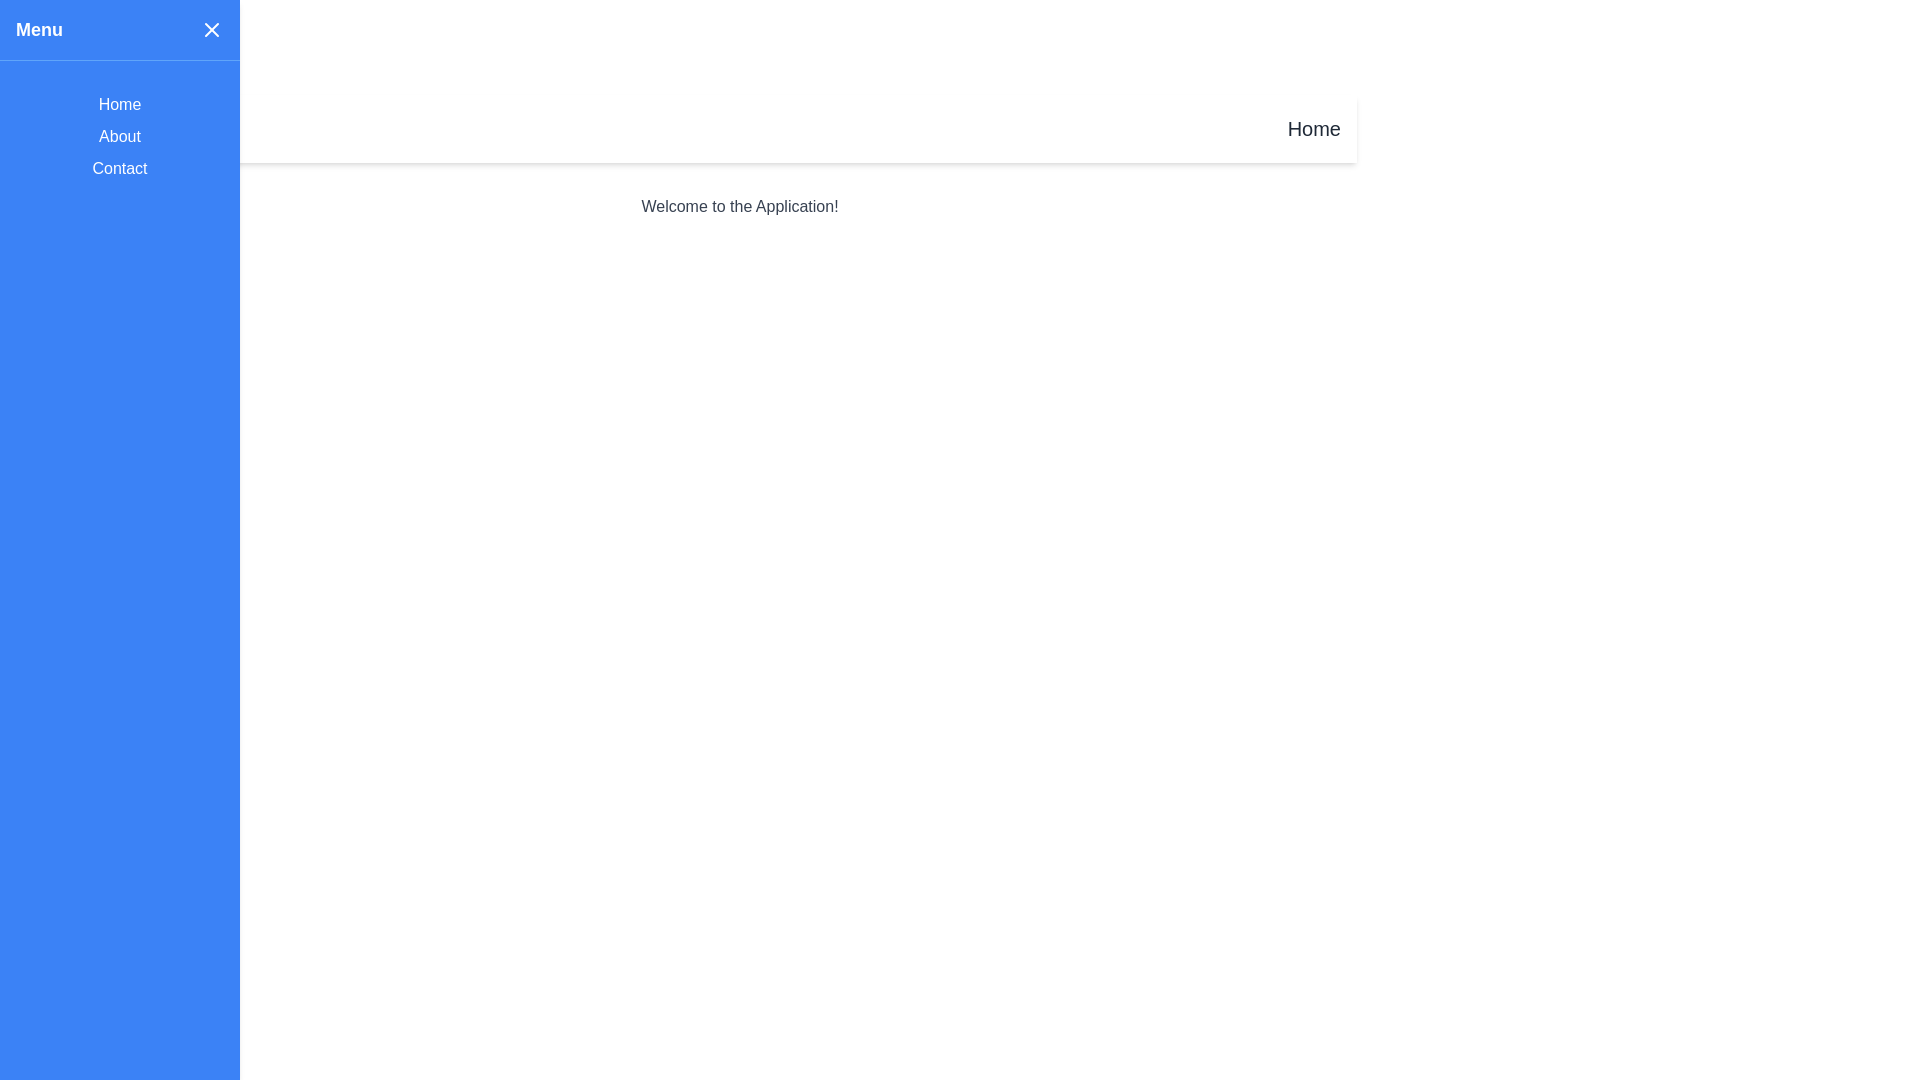 The height and width of the screenshot is (1080, 1920). What do you see at coordinates (156, 128) in the screenshot?
I see `the hamburger menu icon button located in the left side navigation menu` at bounding box center [156, 128].